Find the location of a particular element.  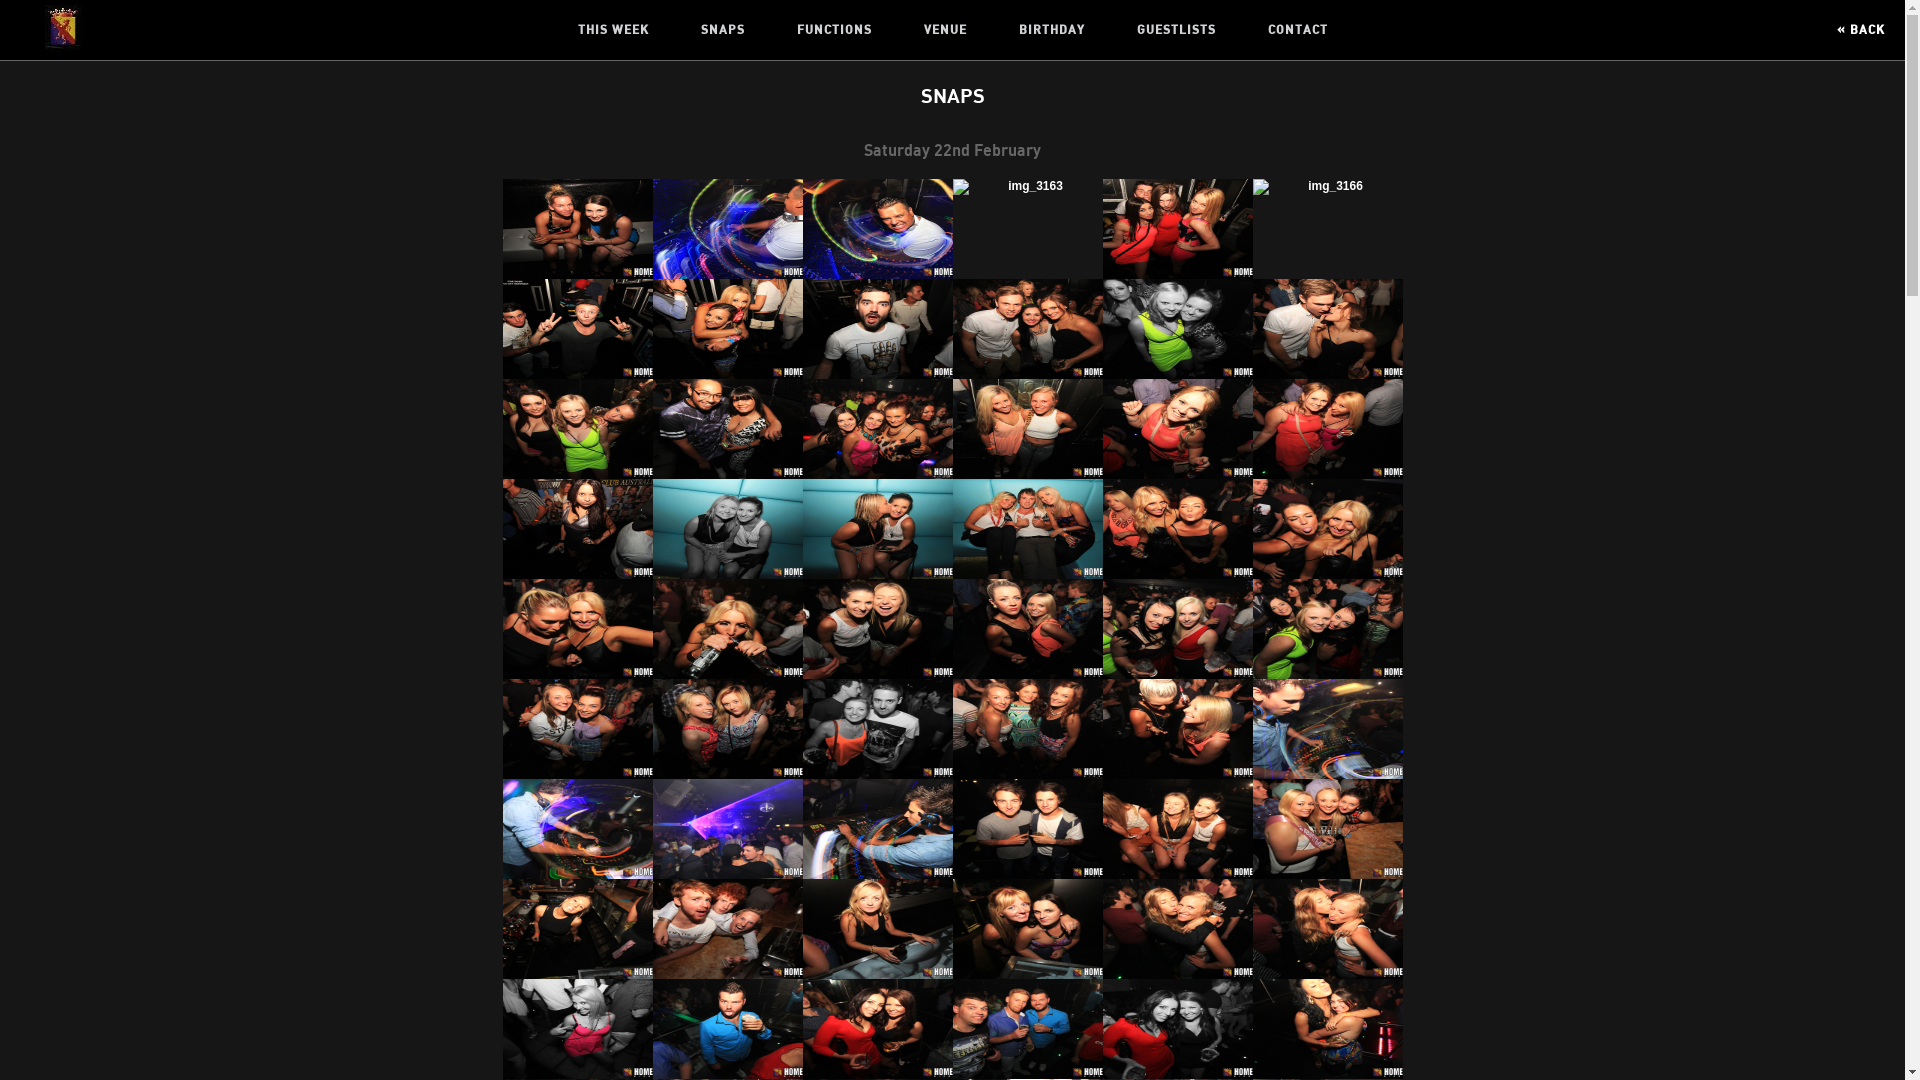

' ' is located at coordinates (725, 829).